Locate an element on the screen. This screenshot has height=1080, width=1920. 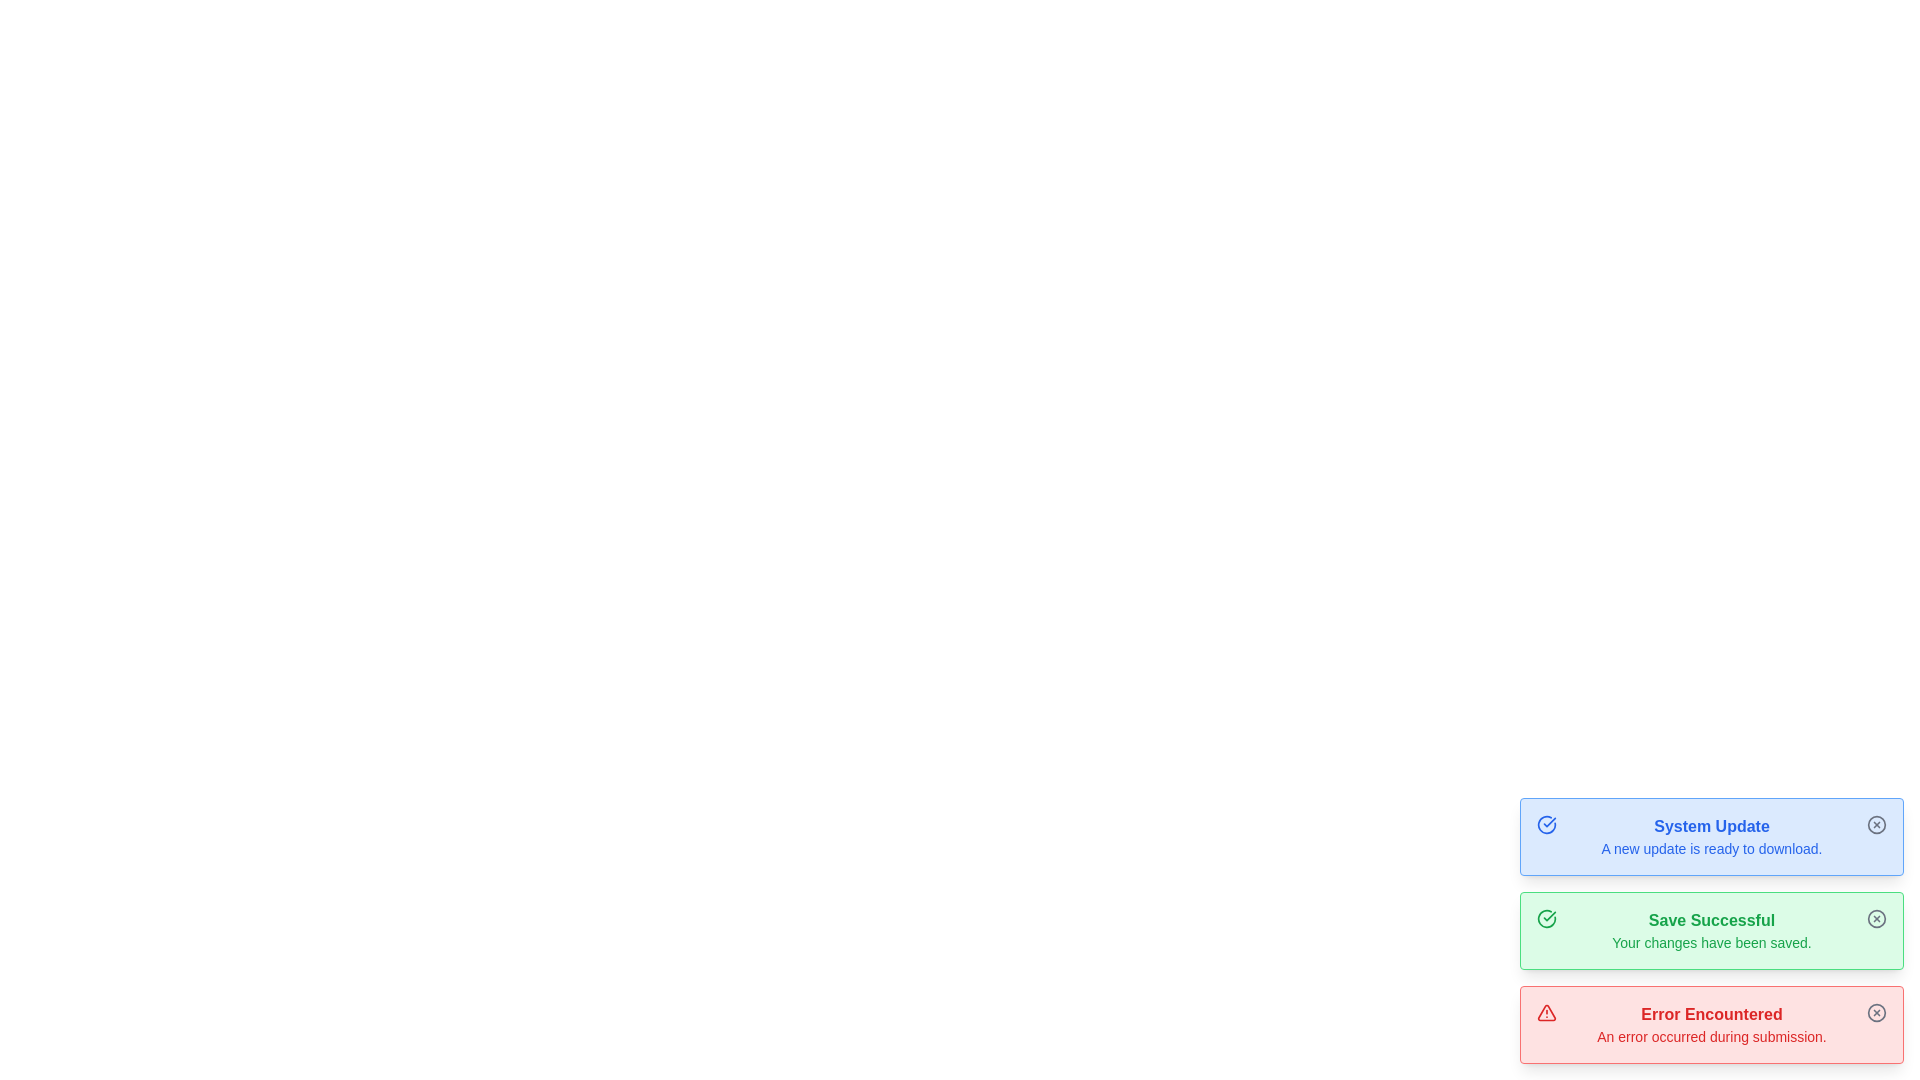
the success icon indicating that an action has been processed correctly, located to the left of the 'Save Successful' message is located at coordinates (1545, 918).